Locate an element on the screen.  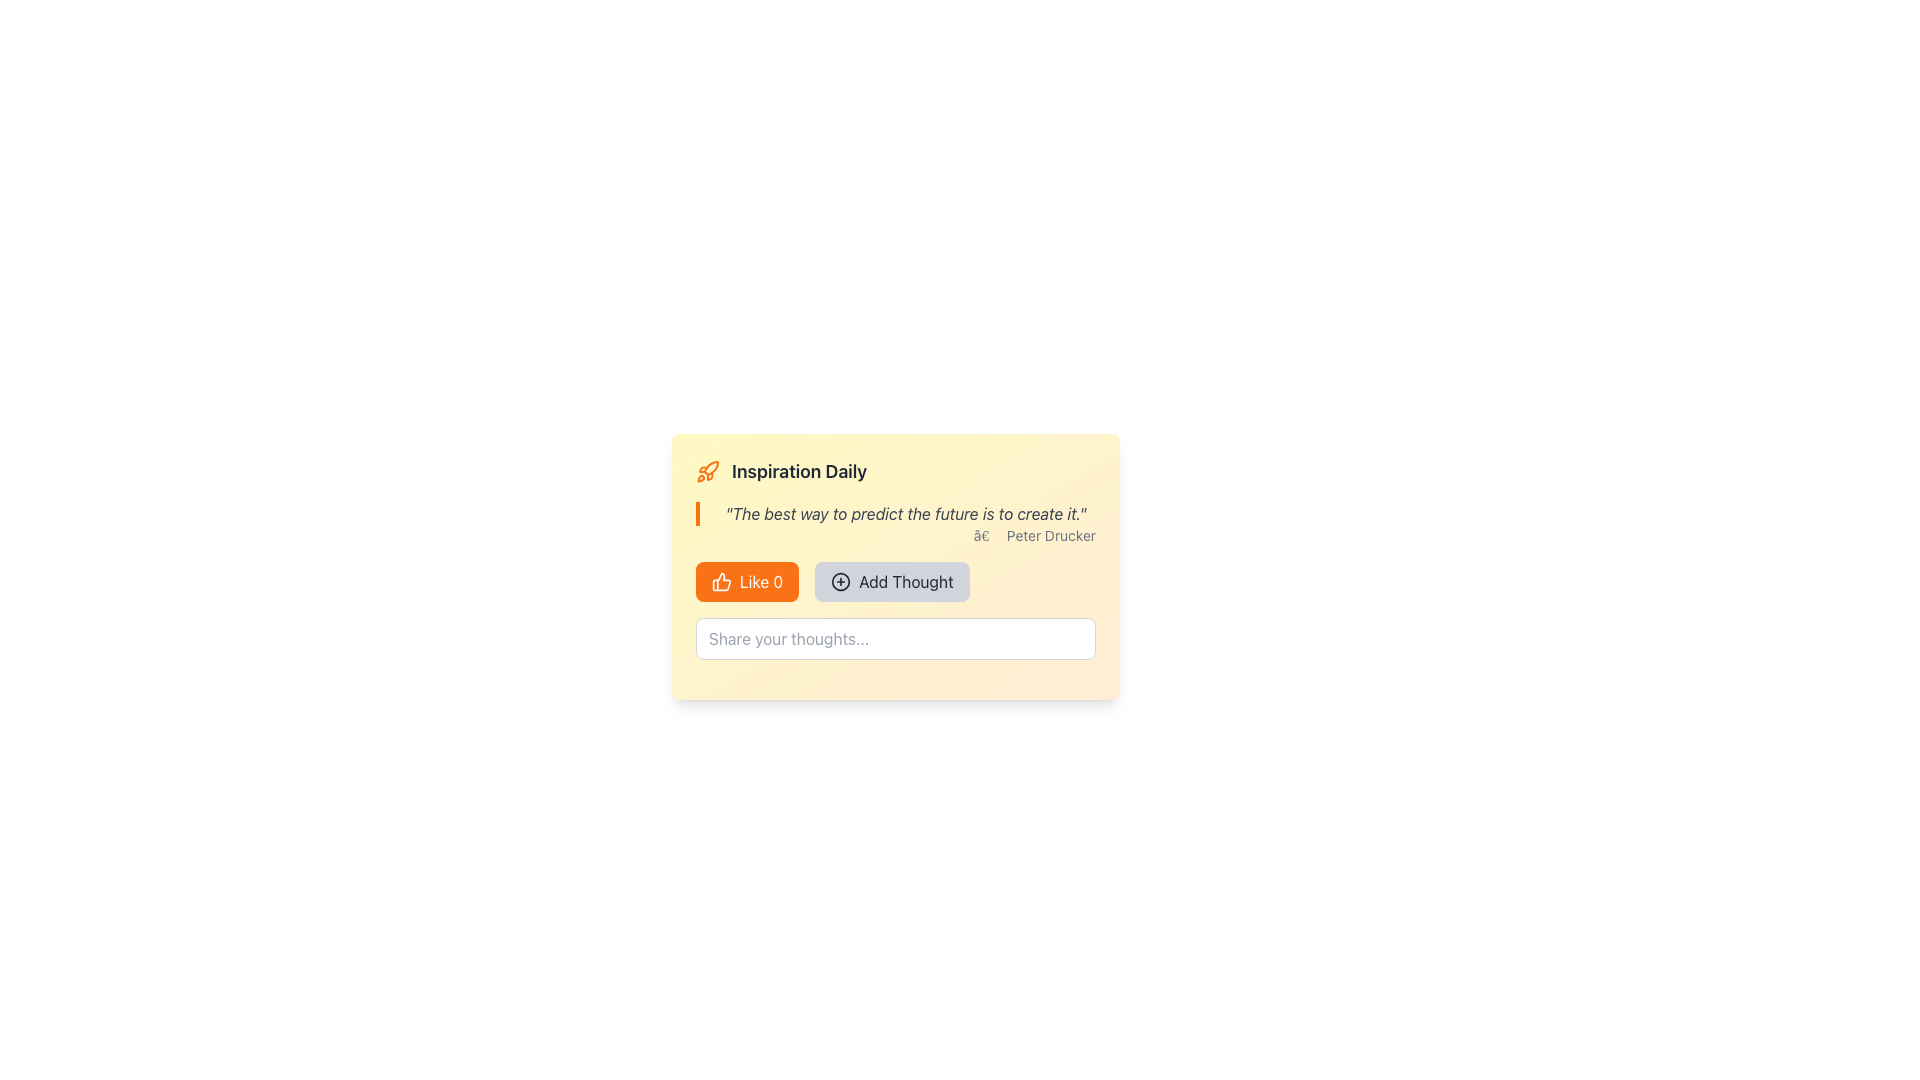
the italic text block that contains the quote 'The best way to predict the future is to create it.', which is bordered on the left with an orange line and located below the text 'Inspiration Daily' is located at coordinates (895, 512).